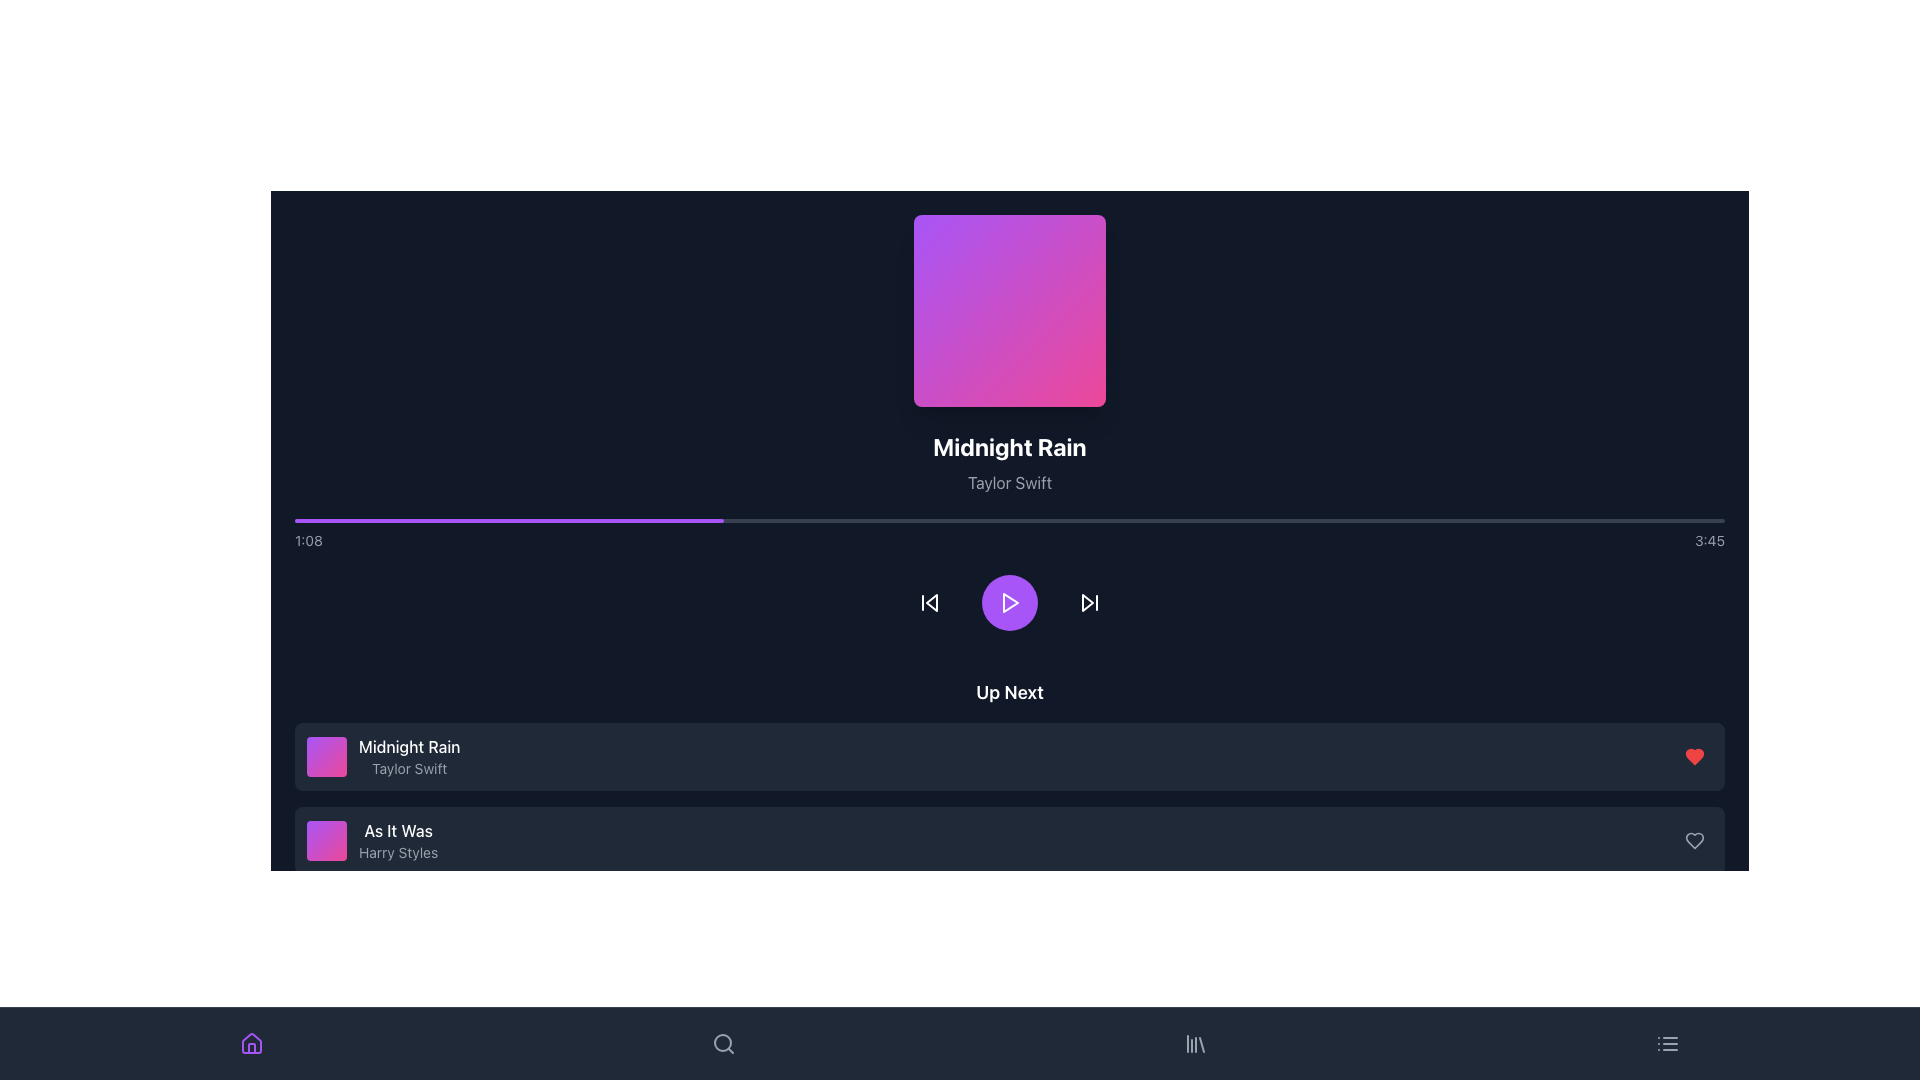 The image size is (1920, 1080). I want to click on the favorite toggle icon located to the right of the text 'Midnight Rain' and 'Taylor Swift' in the 'Up Next' section, so click(1693, 840).